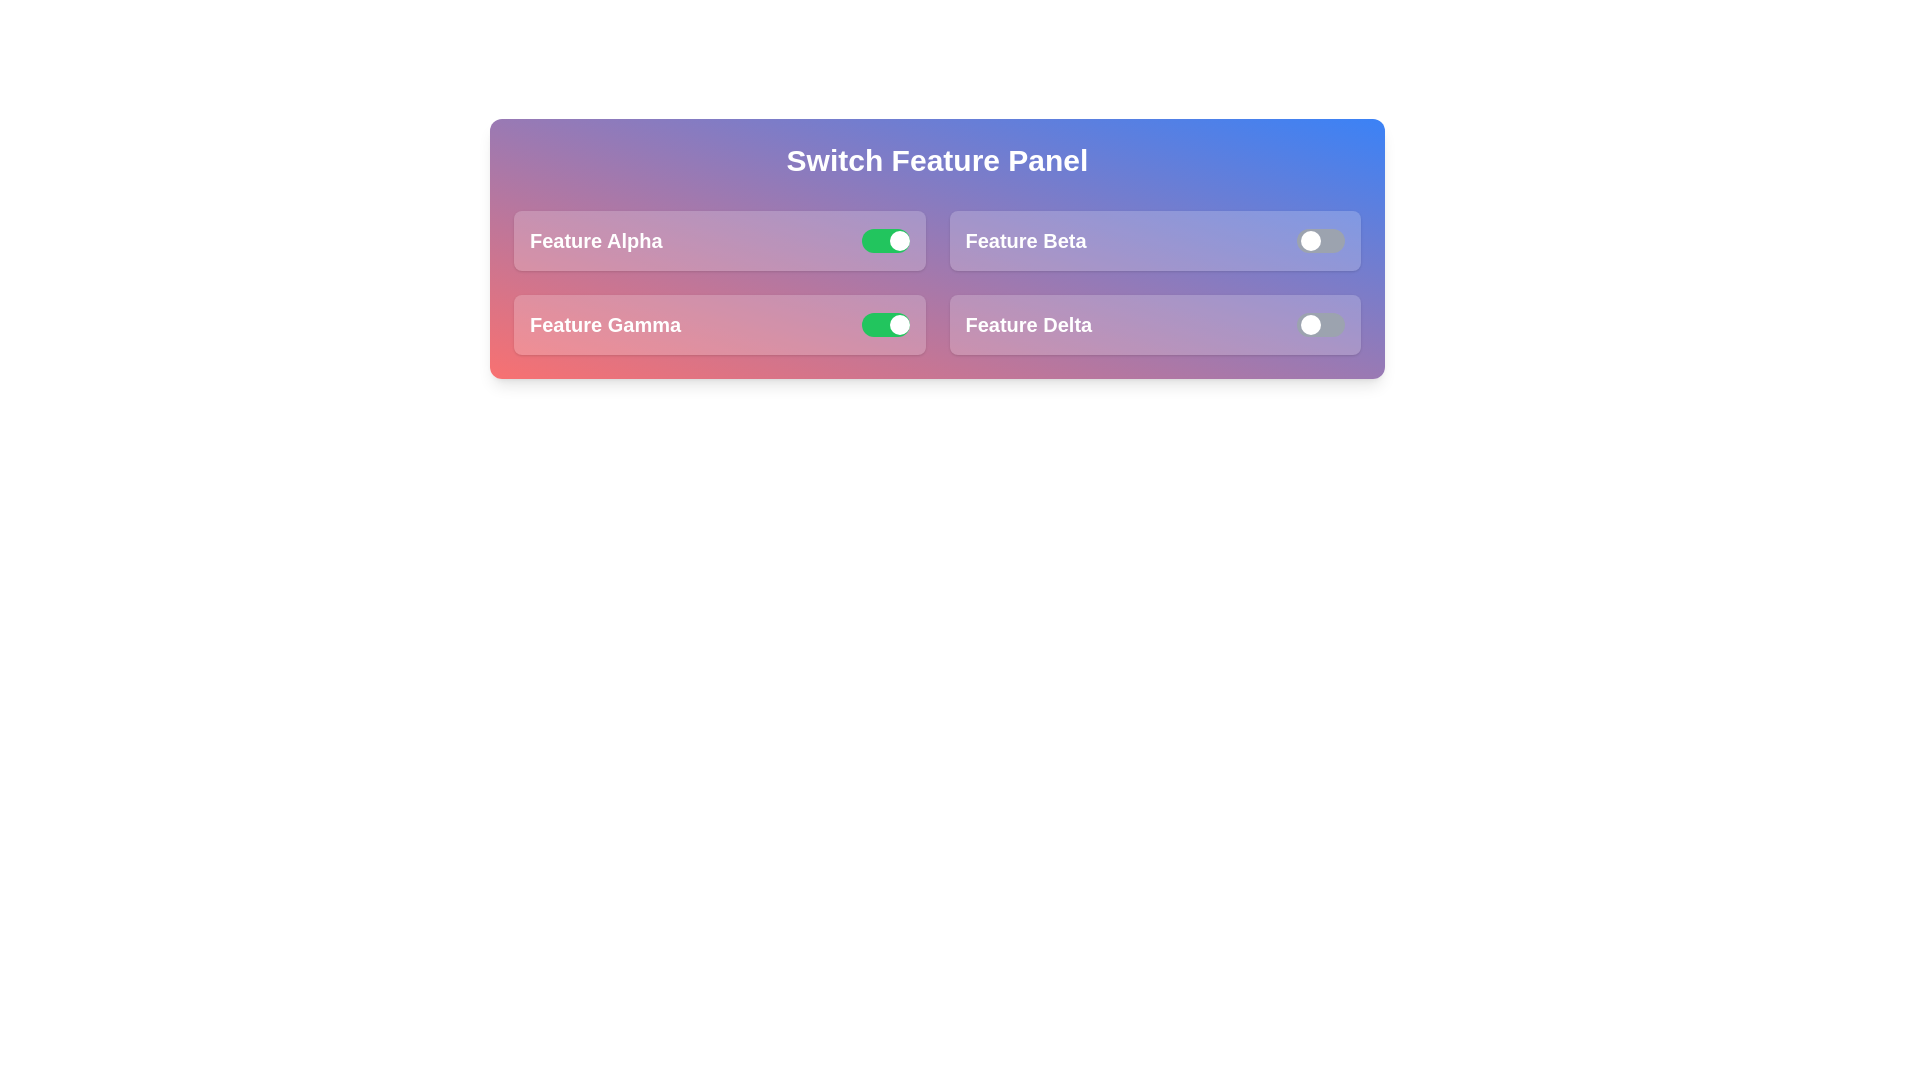  Describe the element at coordinates (884, 239) in the screenshot. I see `the switch for Feature Alpha` at that location.